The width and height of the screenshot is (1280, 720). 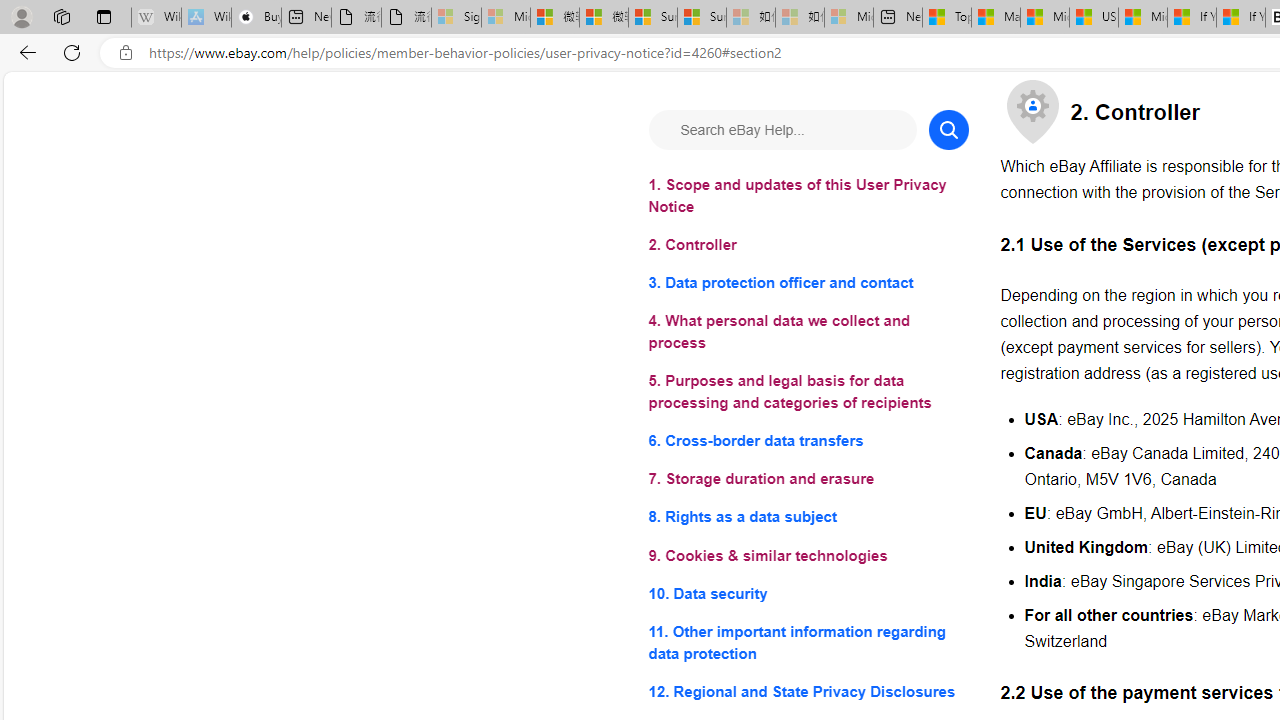 What do you see at coordinates (808, 440) in the screenshot?
I see `'6. Cross-border data transfers'` at bounding box center [808, 440].